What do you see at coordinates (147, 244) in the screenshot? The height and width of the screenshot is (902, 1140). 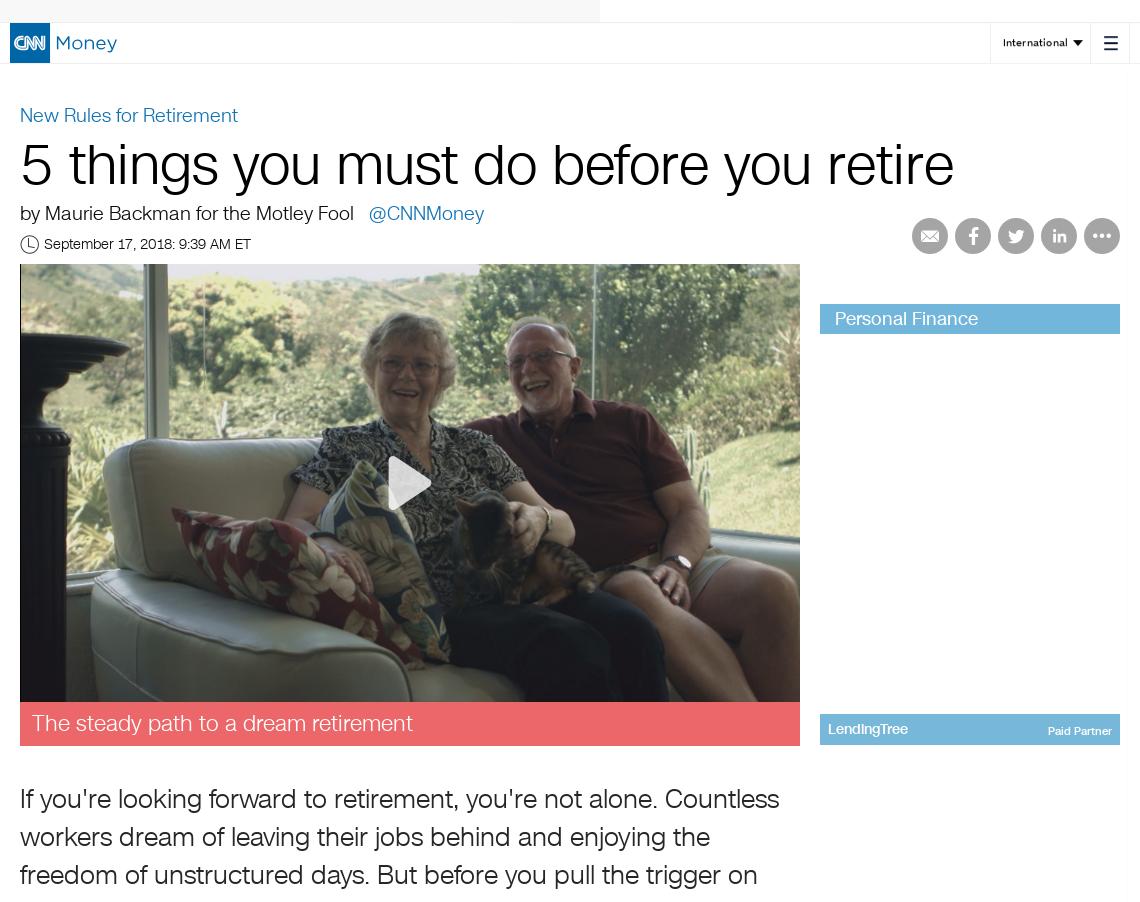 I see `'September 17, 2018: 9:39 AM ET'` at bounding box center [147, 244].